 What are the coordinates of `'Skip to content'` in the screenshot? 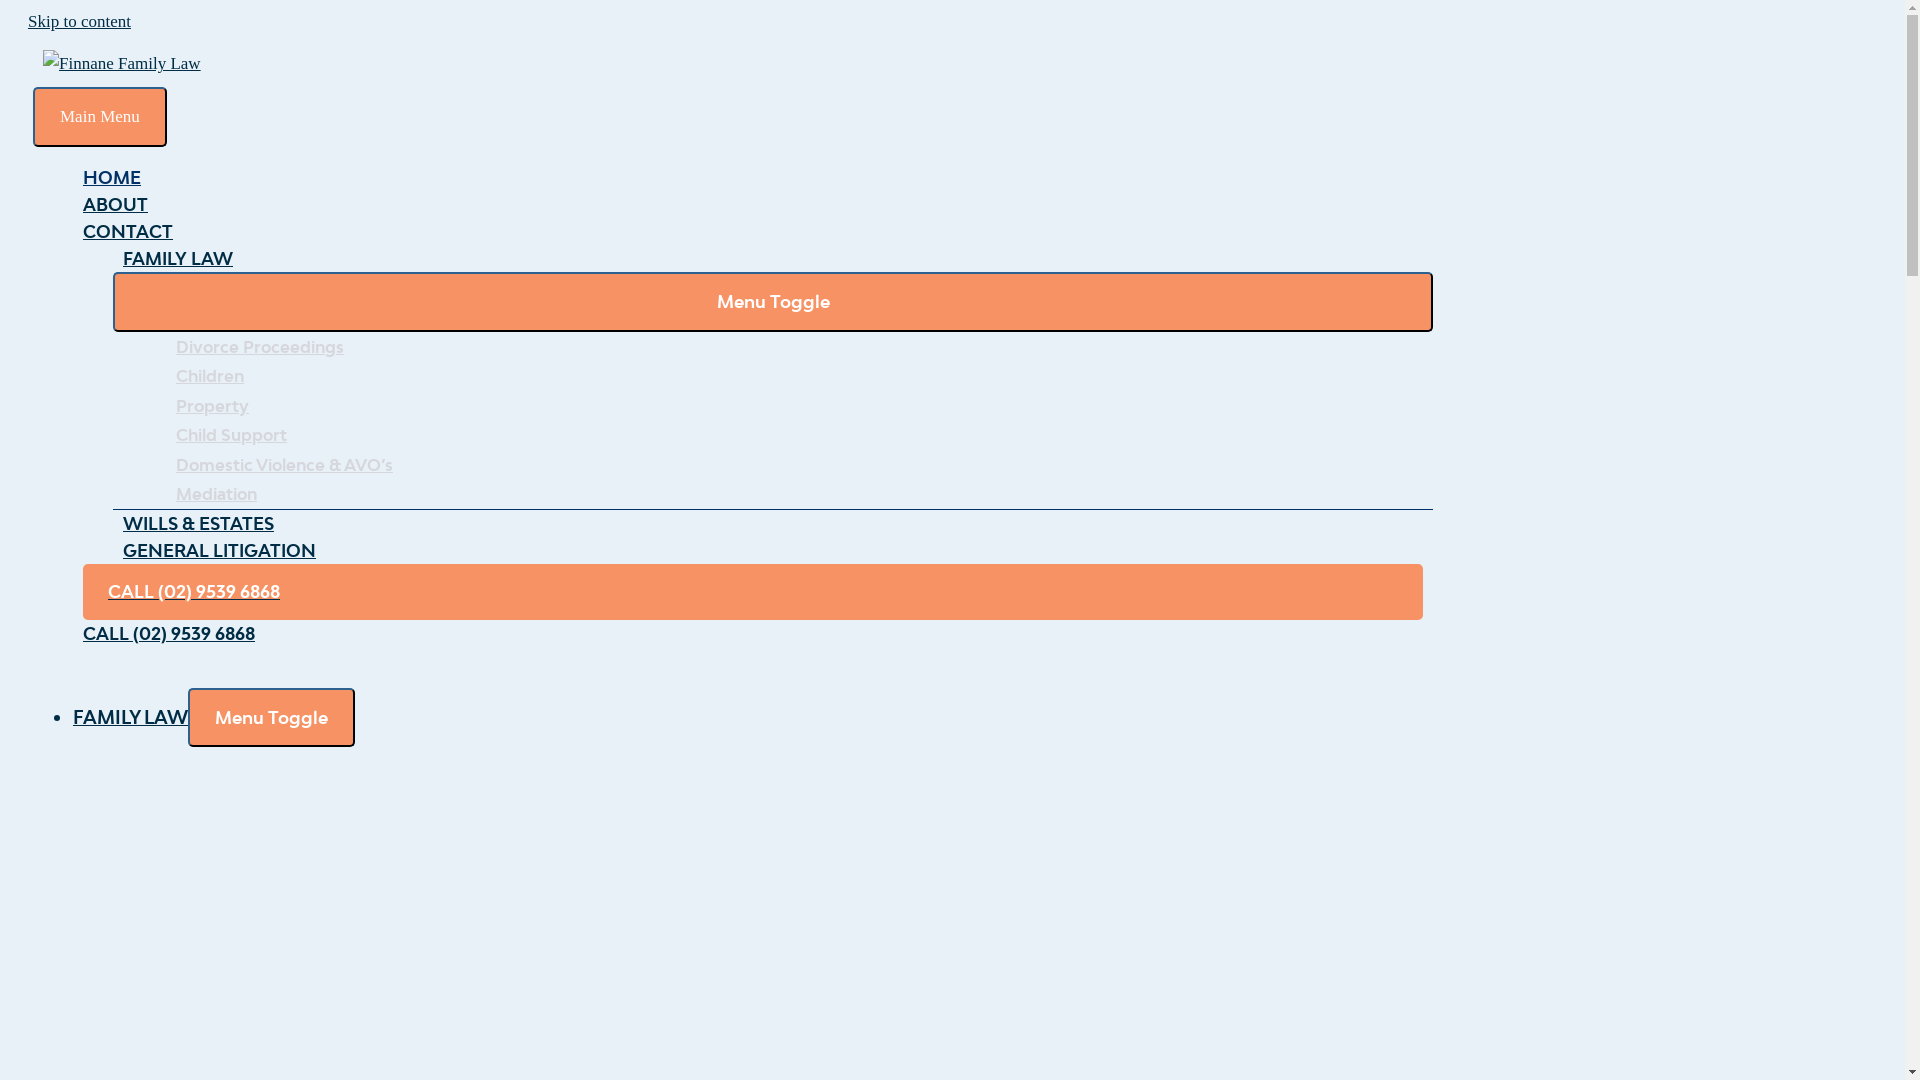 It's located at (28, 21).